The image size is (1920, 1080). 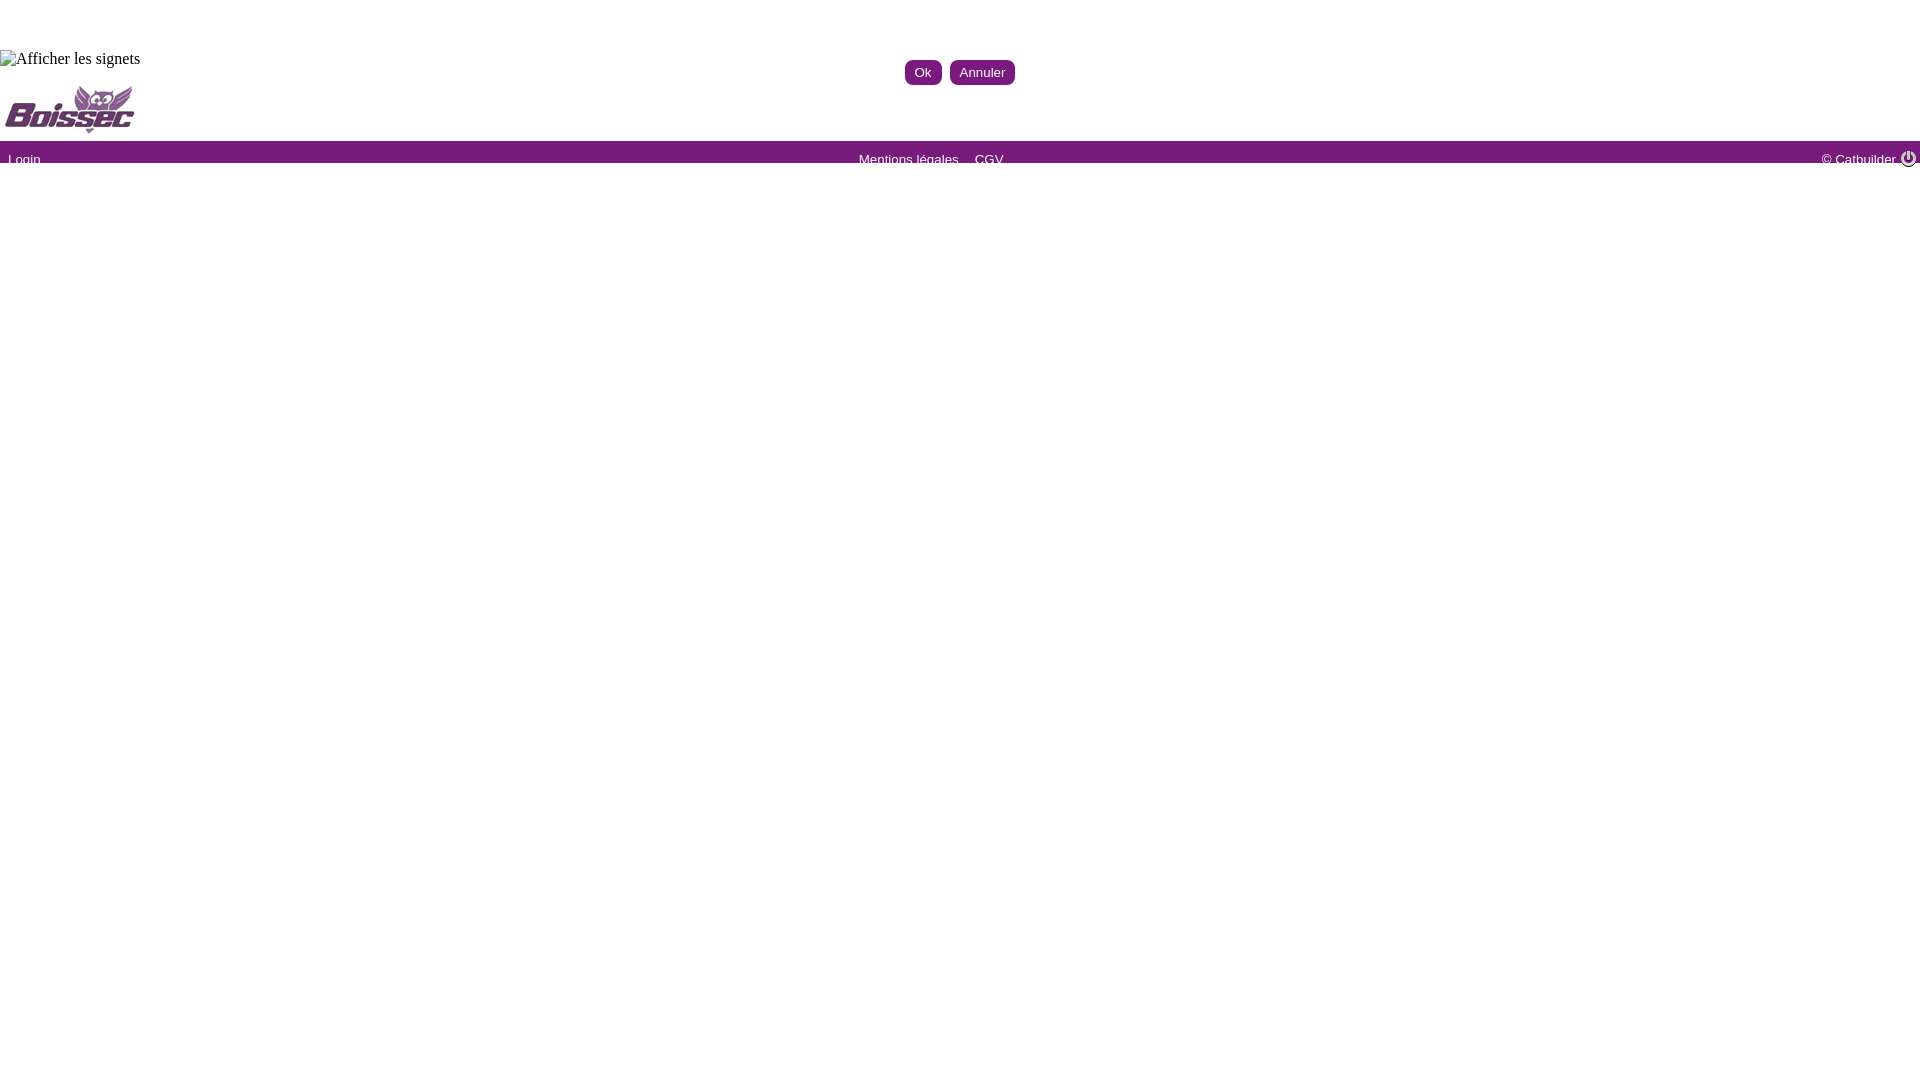 I want to click on 'CGV', so click(x=989, y=158).